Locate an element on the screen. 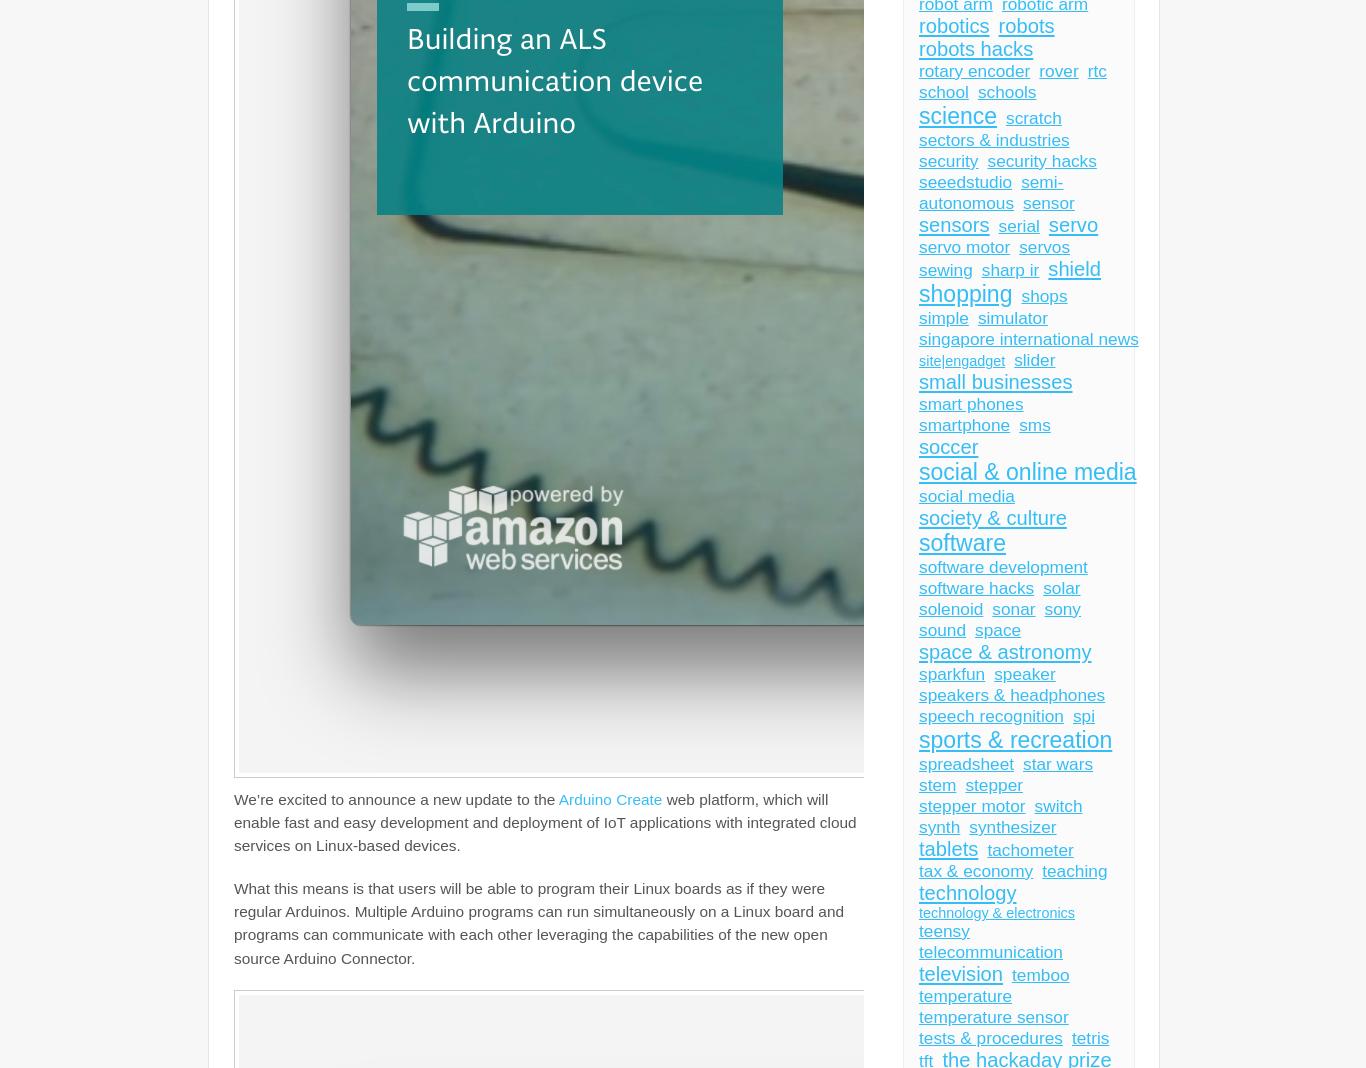  'sparkfun' is located at coordinates (951, 674).